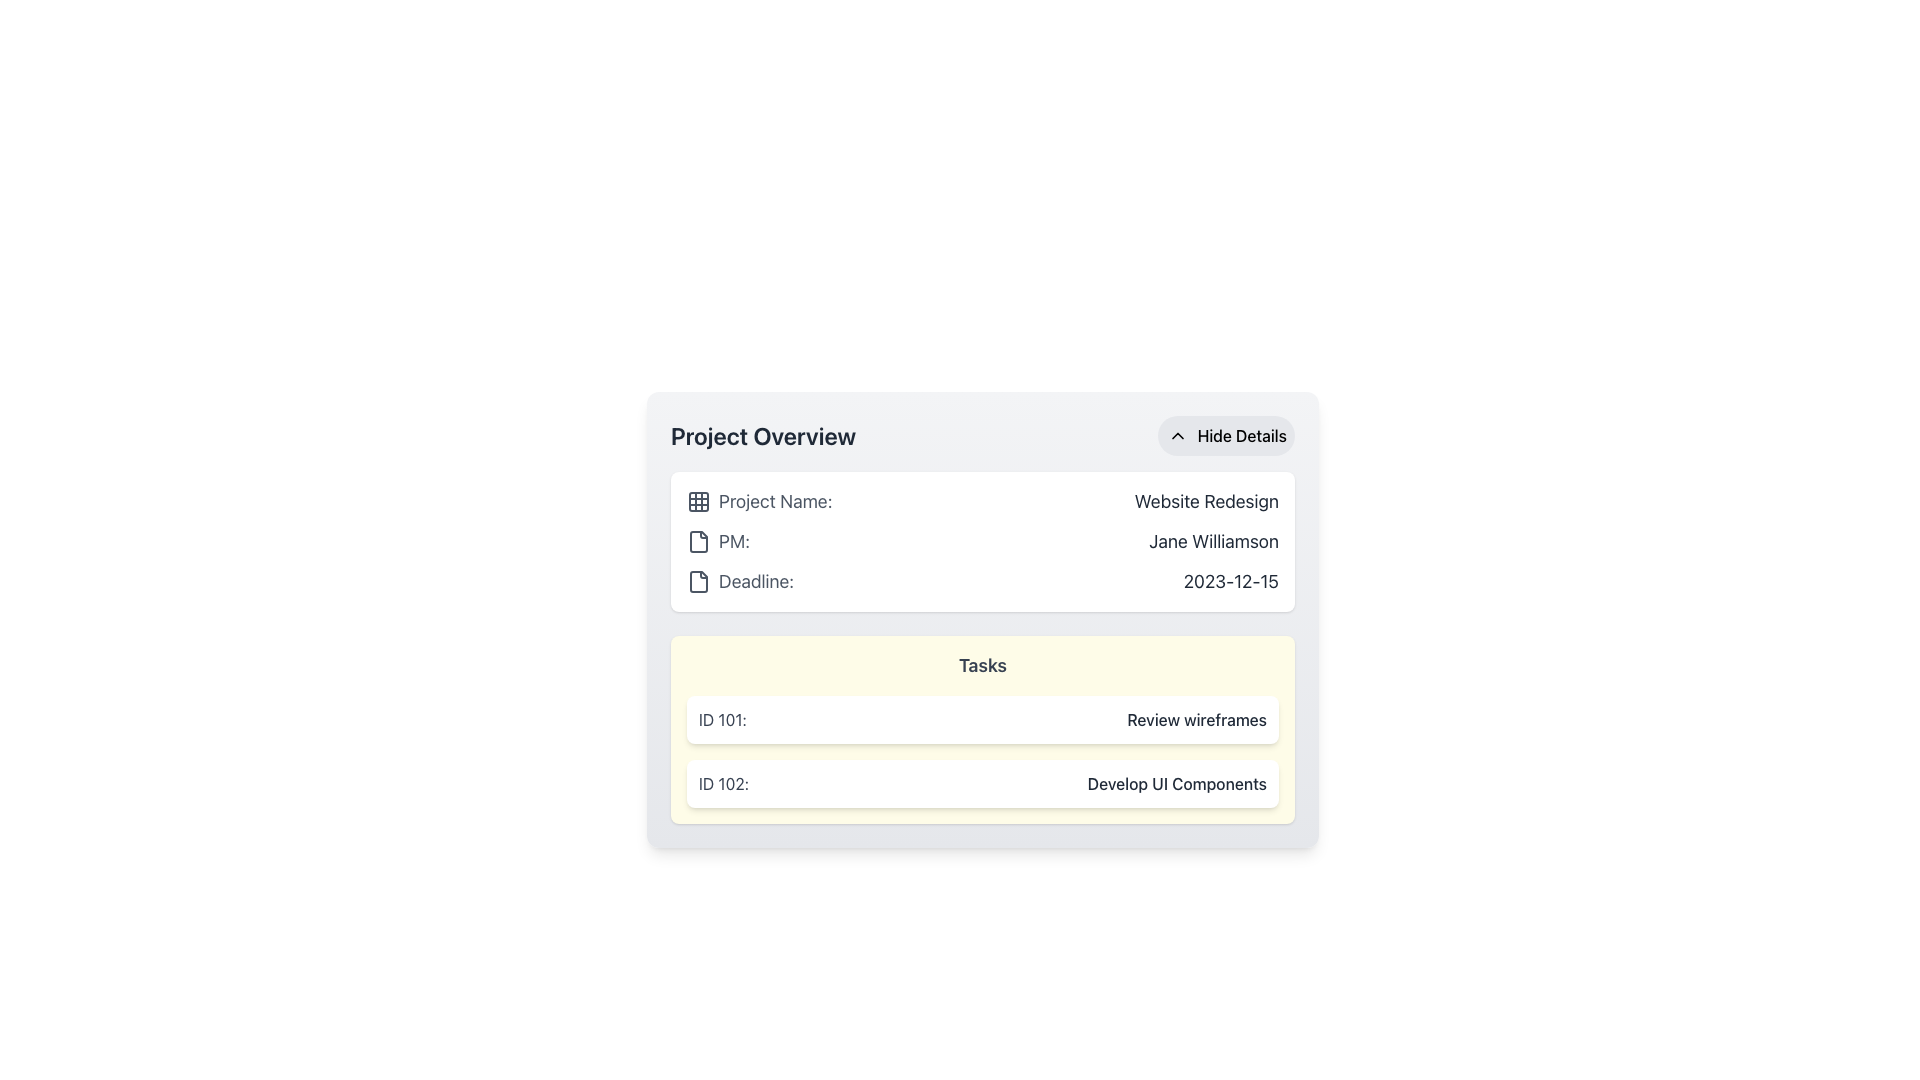 Image resolution: width=1920 pixels, height=1080 pixels. I want to click on the Text Label indicating the project manager's designation, positioned above 'Jane Williamson' in the top-middle part of the interface, so click(718, 542).